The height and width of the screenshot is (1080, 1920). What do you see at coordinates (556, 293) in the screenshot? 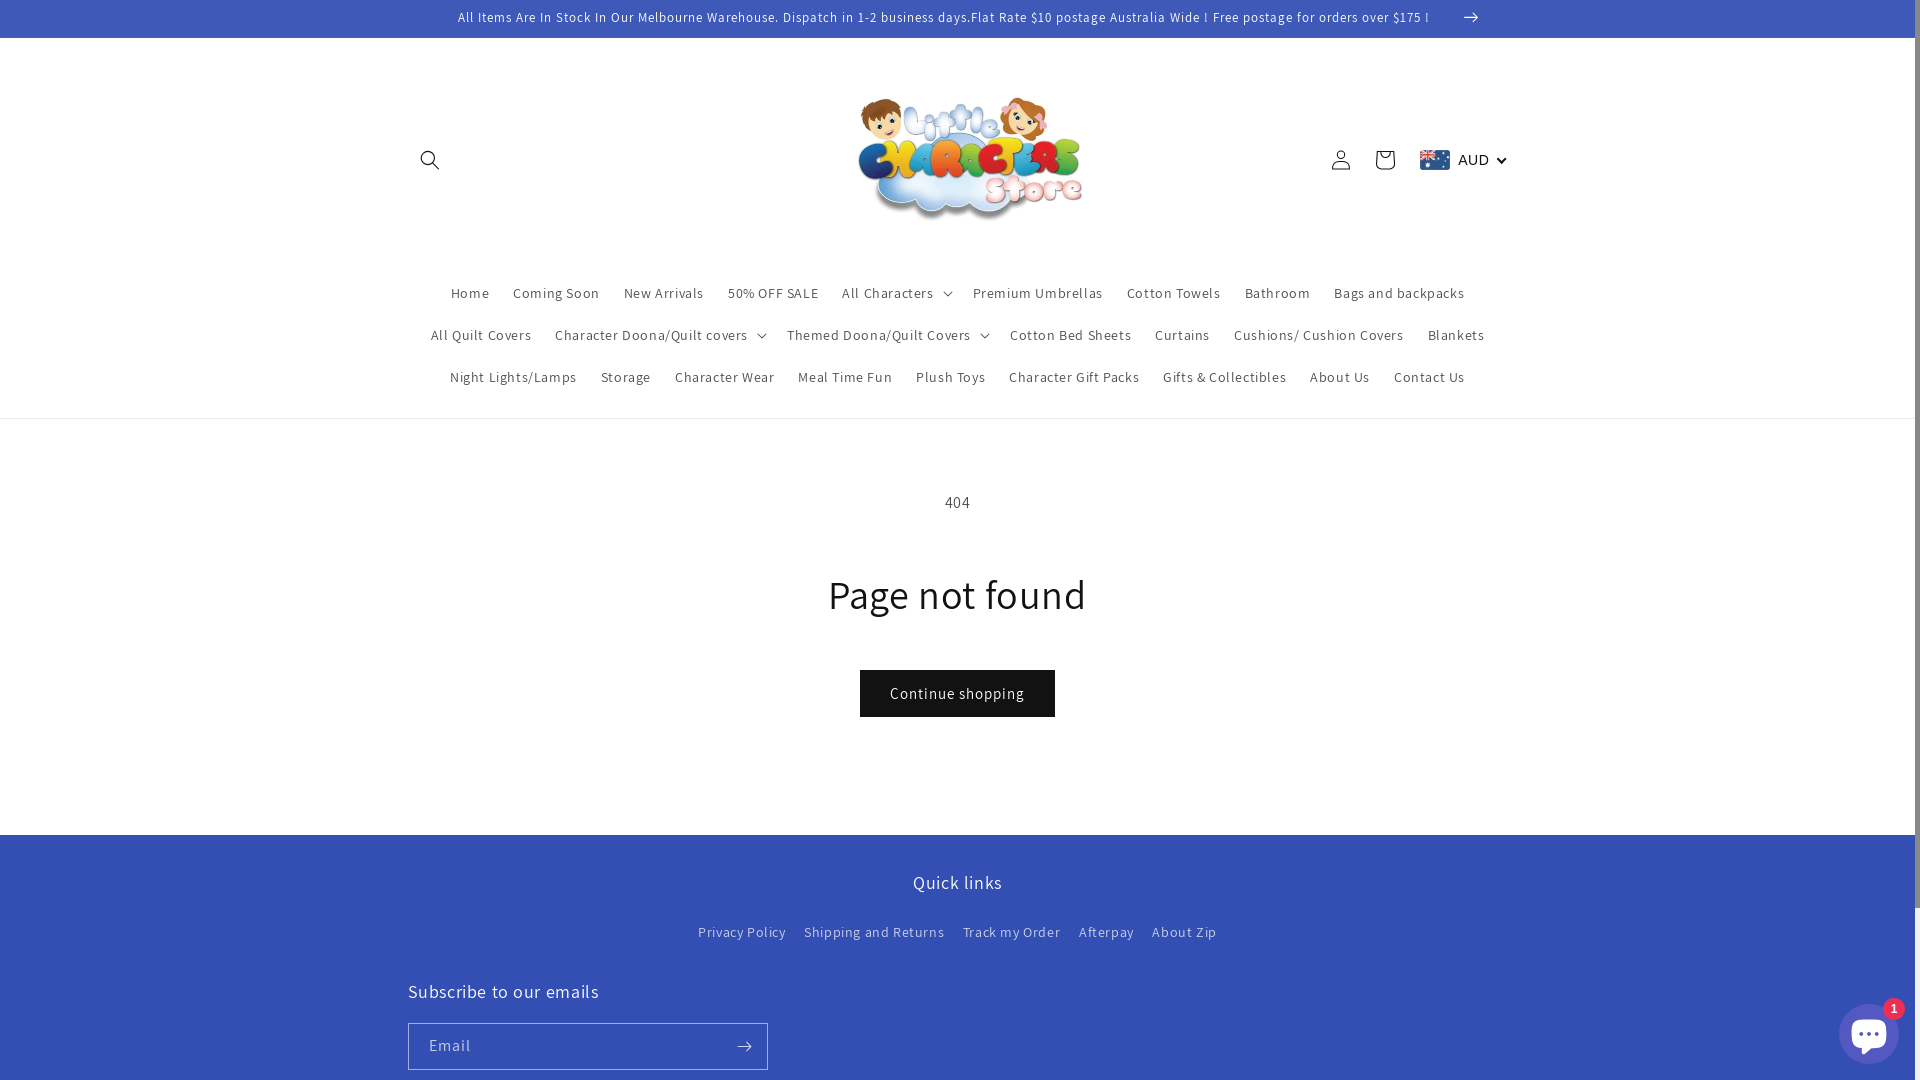
I see `'Coming Soon'` at bounding box center [556, 293].